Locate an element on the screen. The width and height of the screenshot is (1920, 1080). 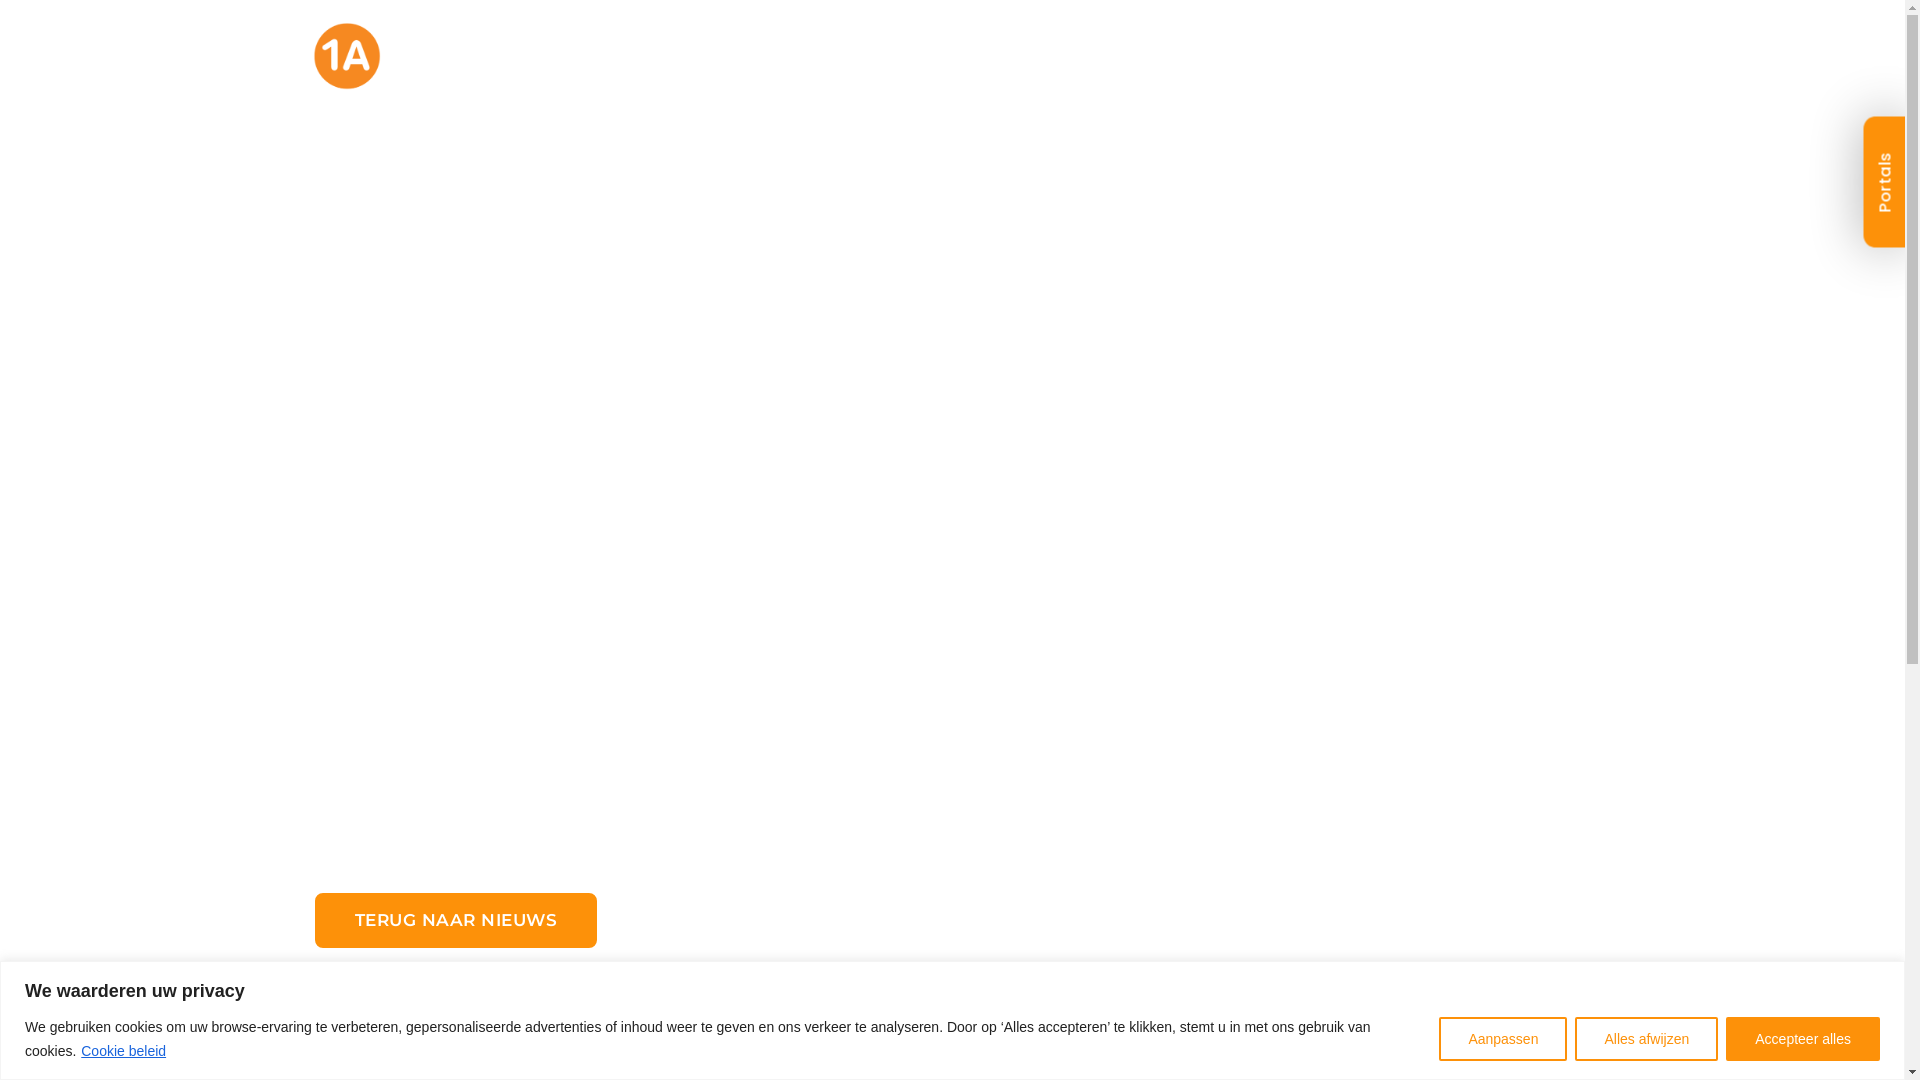
'Accepteer alles' is located at coordinates (1803, 1036).